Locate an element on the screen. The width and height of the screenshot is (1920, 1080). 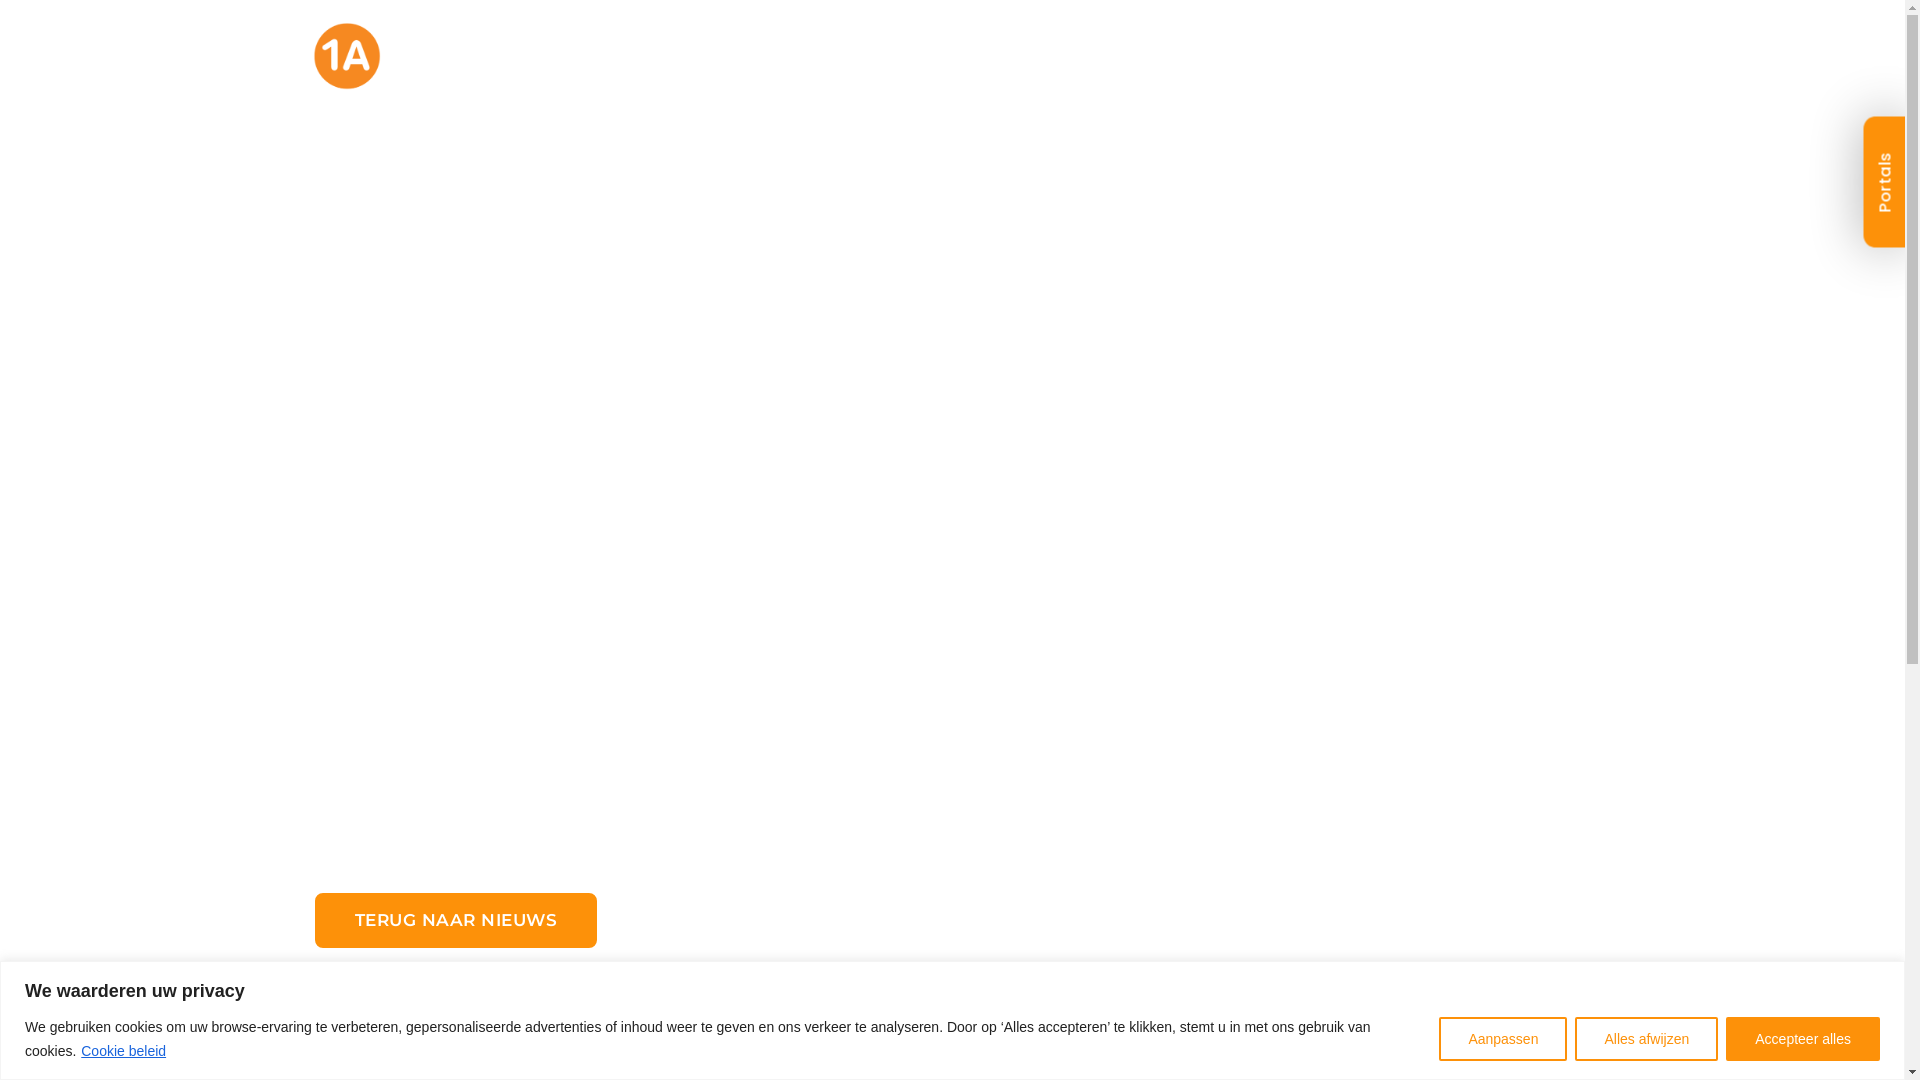
'Accepteer alles' is located at coordinates (1803, 1036).